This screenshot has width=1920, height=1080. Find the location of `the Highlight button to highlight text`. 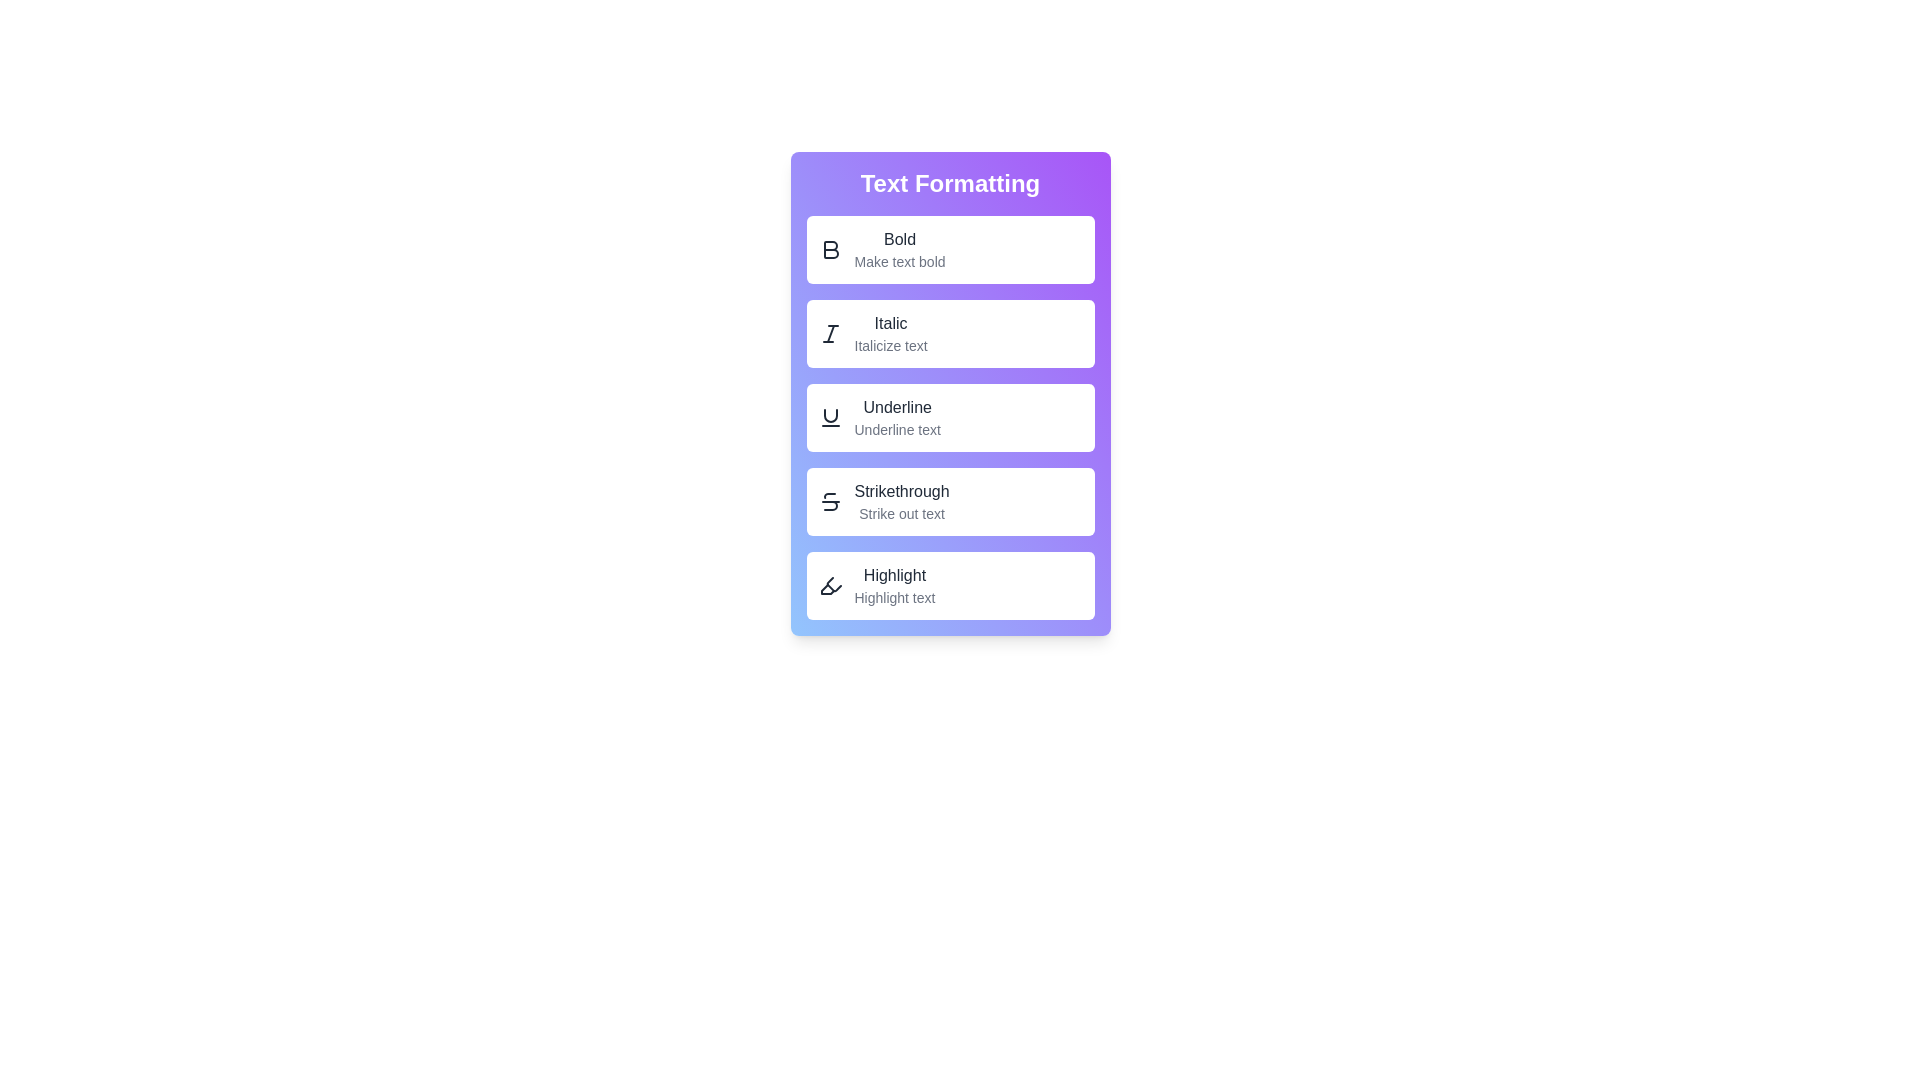

the Highlight button to highlight text is located at coordinates (949, 585).